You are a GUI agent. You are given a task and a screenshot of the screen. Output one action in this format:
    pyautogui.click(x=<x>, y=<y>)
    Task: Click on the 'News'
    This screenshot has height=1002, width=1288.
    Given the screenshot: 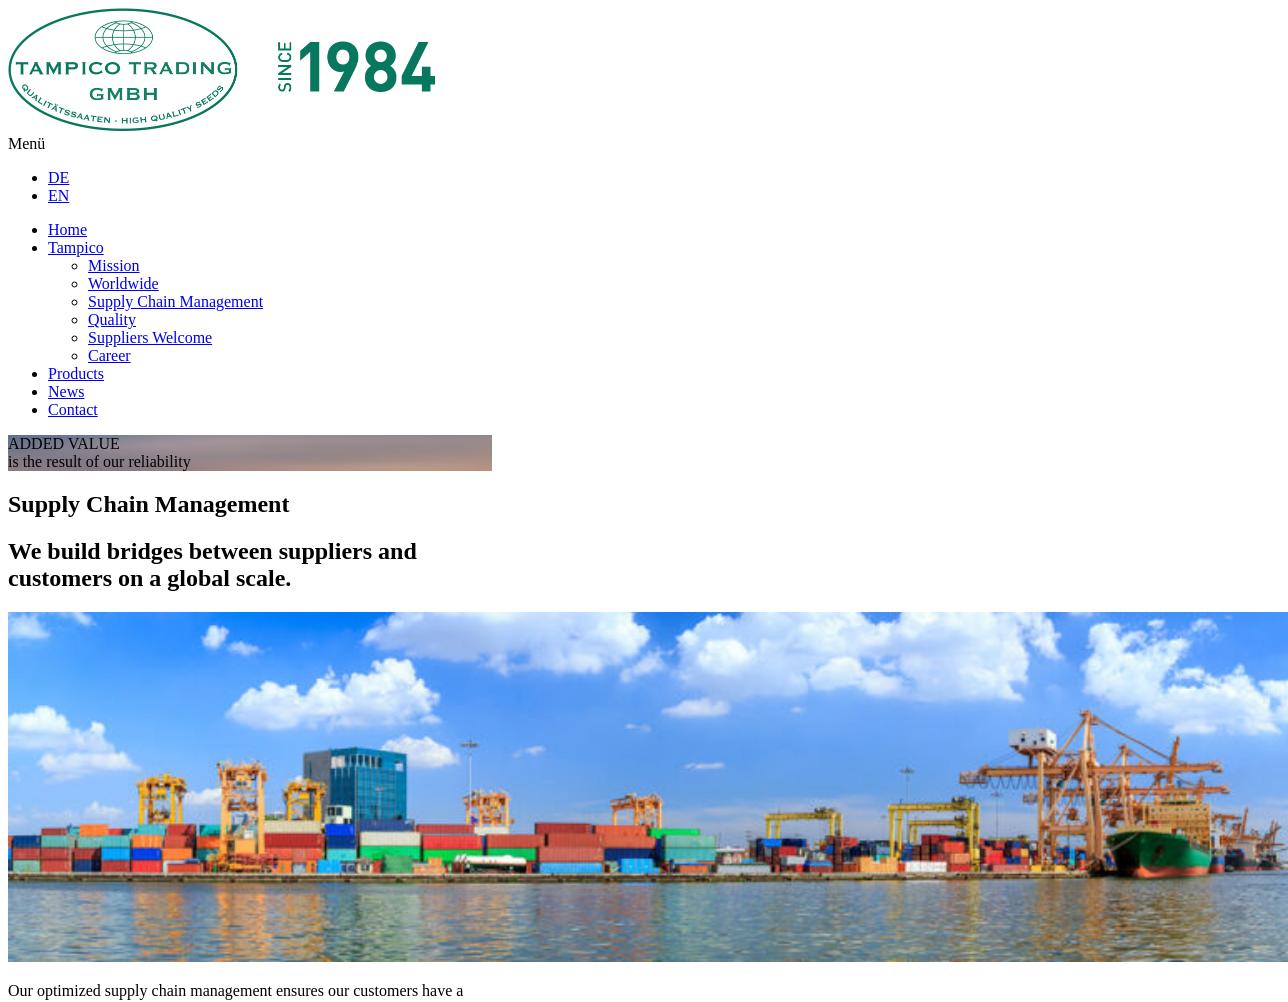 What is the action you would take?
    pyautogui.click(x=65, y=391)
    